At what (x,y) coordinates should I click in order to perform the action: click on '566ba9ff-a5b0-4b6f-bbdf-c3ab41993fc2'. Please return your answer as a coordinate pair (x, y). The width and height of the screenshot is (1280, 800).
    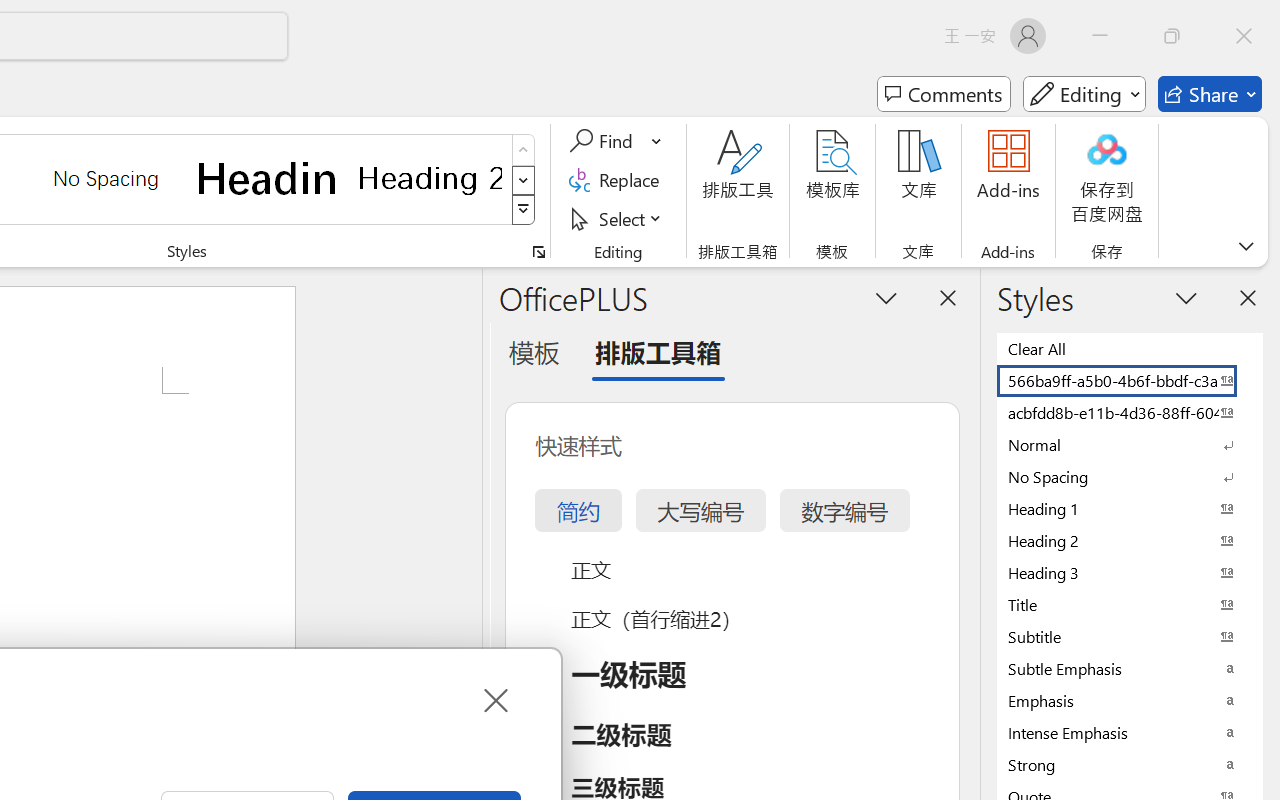
    Looking at the image, I should click on (1130, 379).